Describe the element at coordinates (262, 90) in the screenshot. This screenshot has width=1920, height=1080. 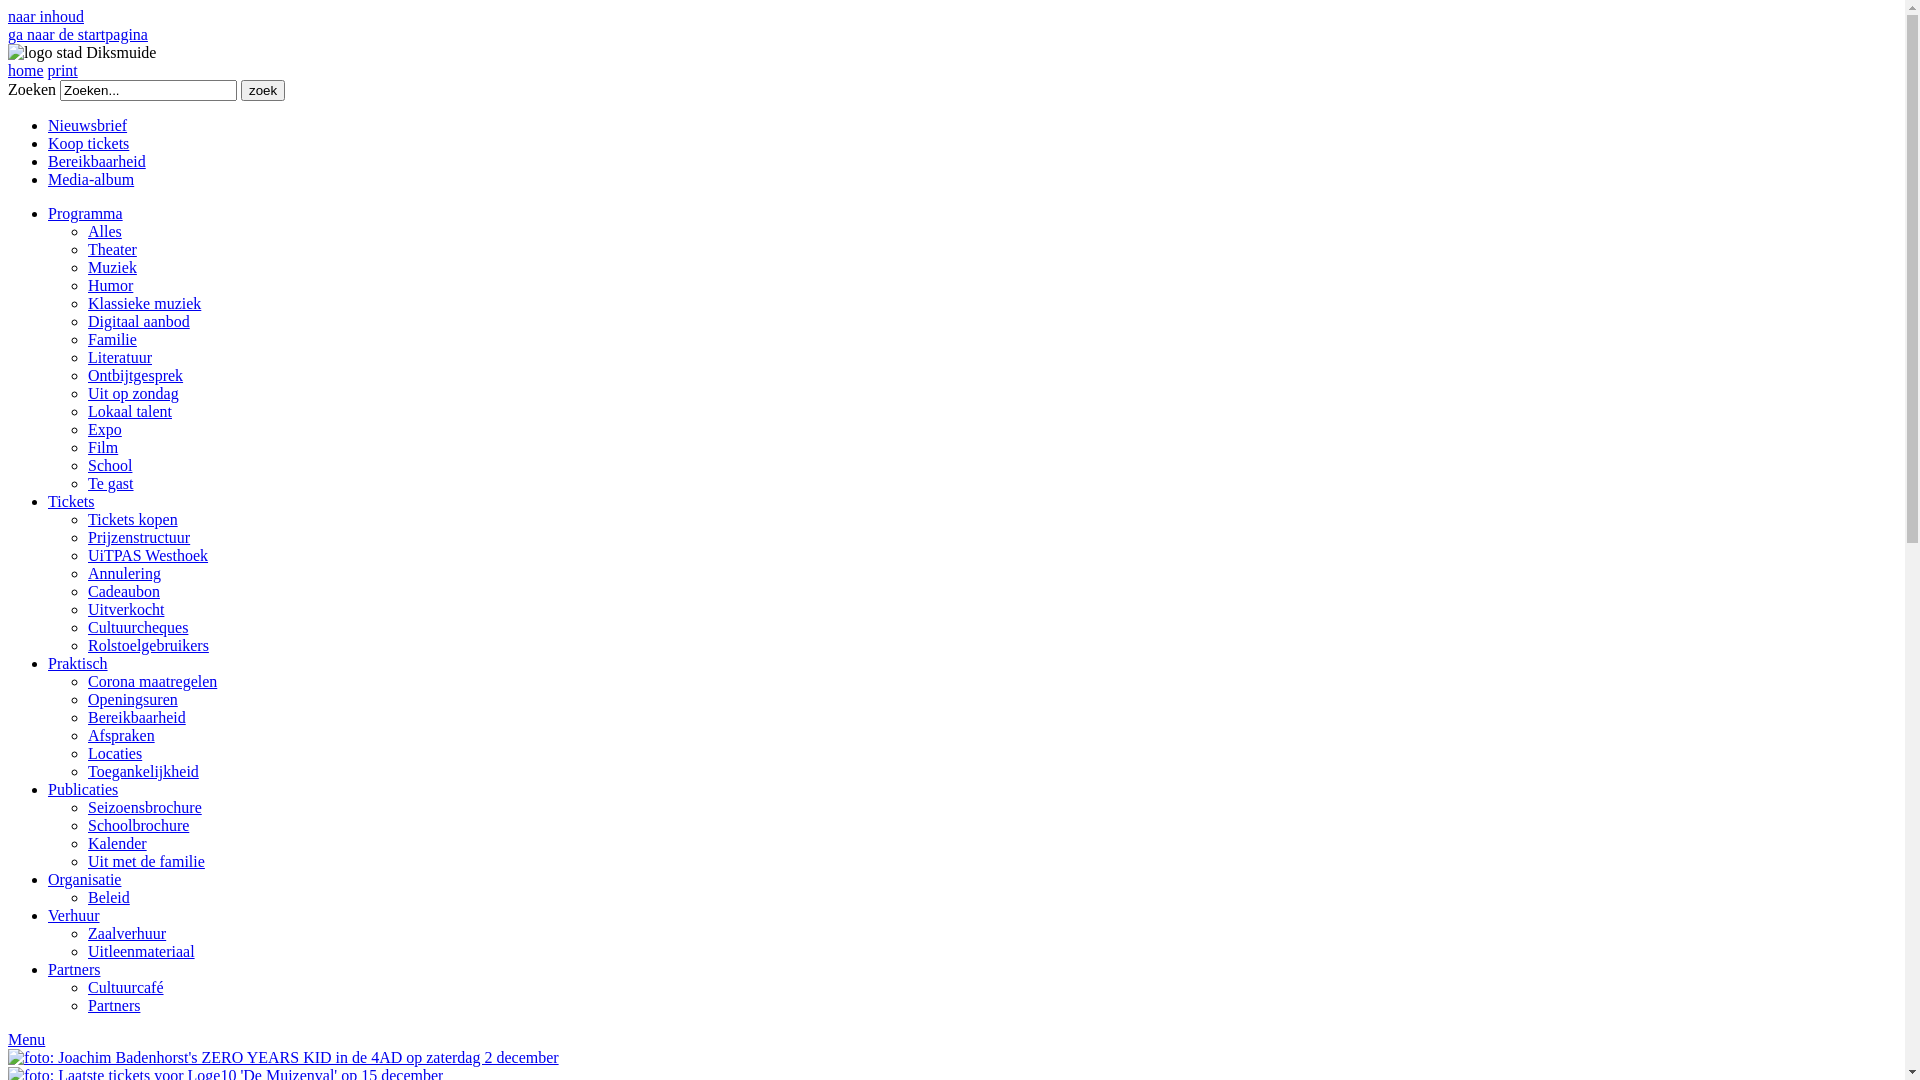
I see `'zoek'` at that location.